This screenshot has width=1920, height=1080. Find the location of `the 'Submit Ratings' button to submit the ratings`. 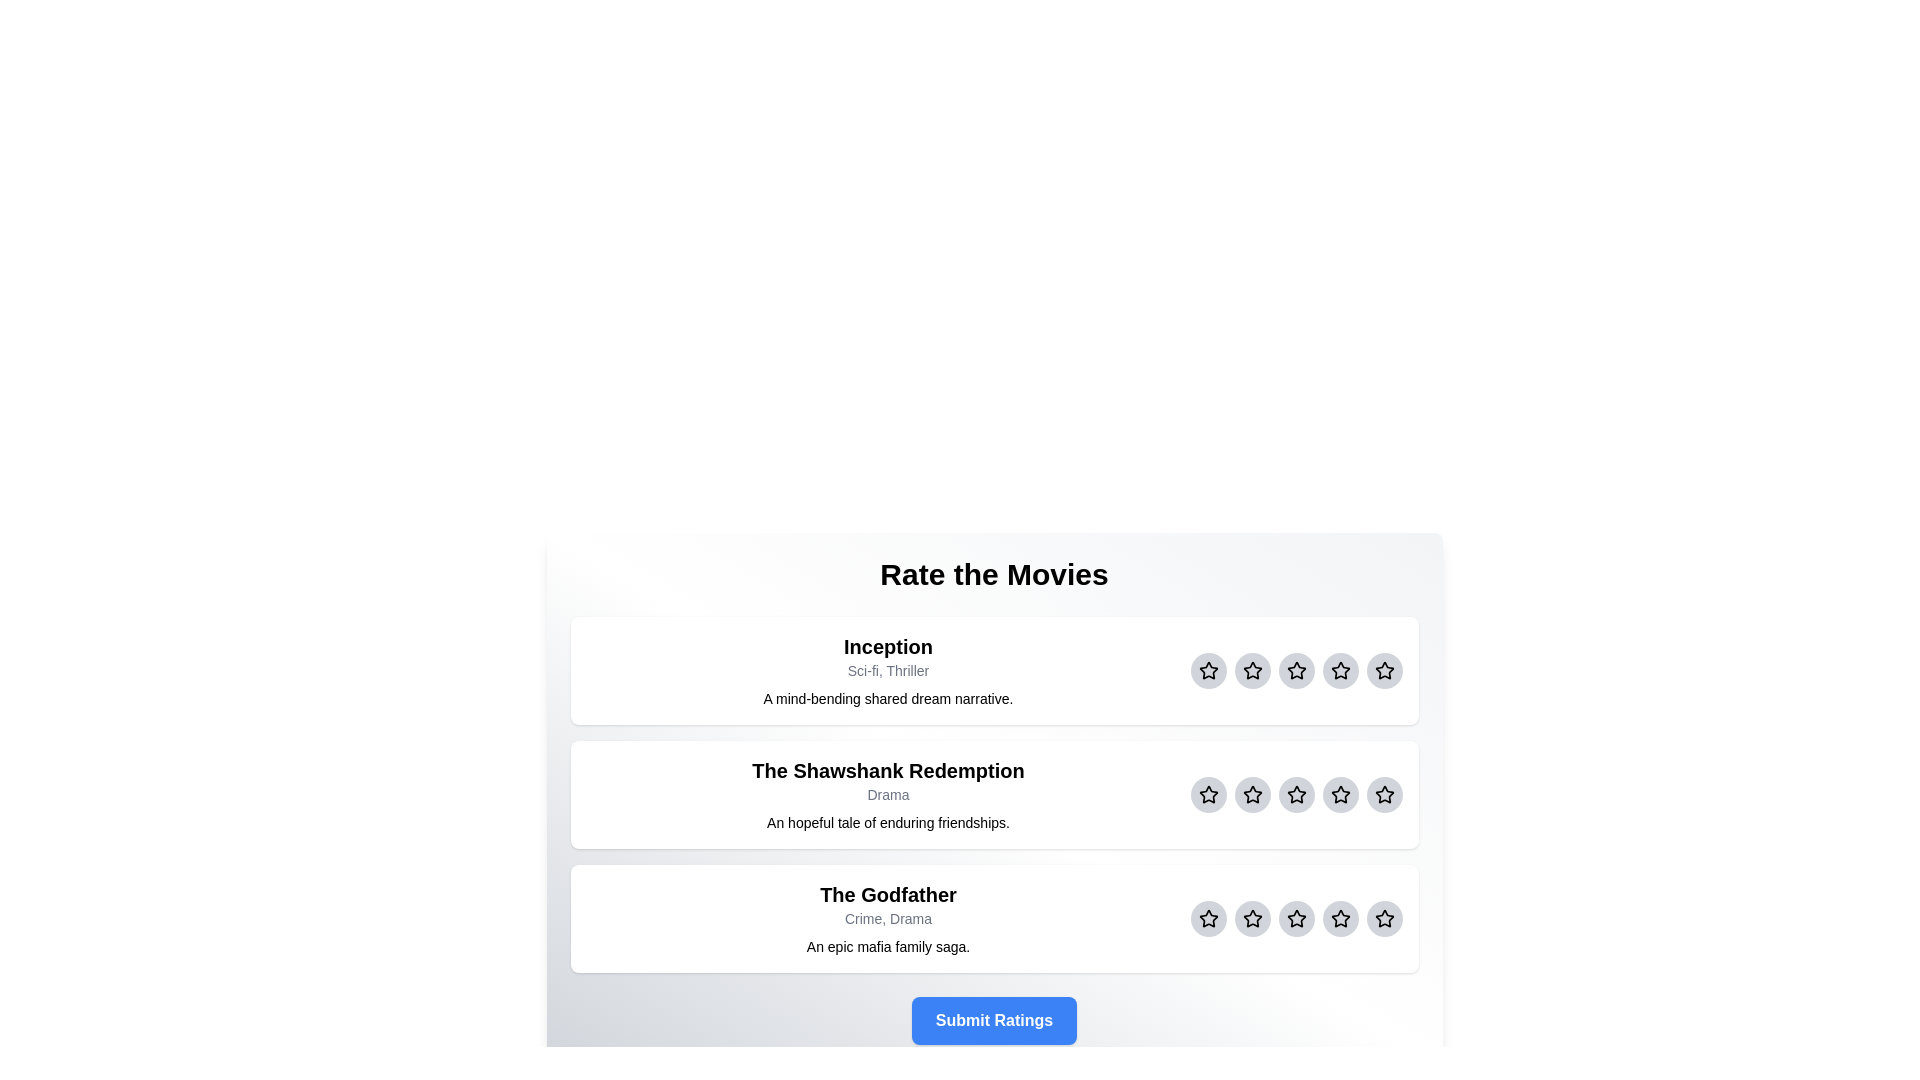

the 'Submit Ratings' button to submit the ratings is located at coordinates (994, 1021).